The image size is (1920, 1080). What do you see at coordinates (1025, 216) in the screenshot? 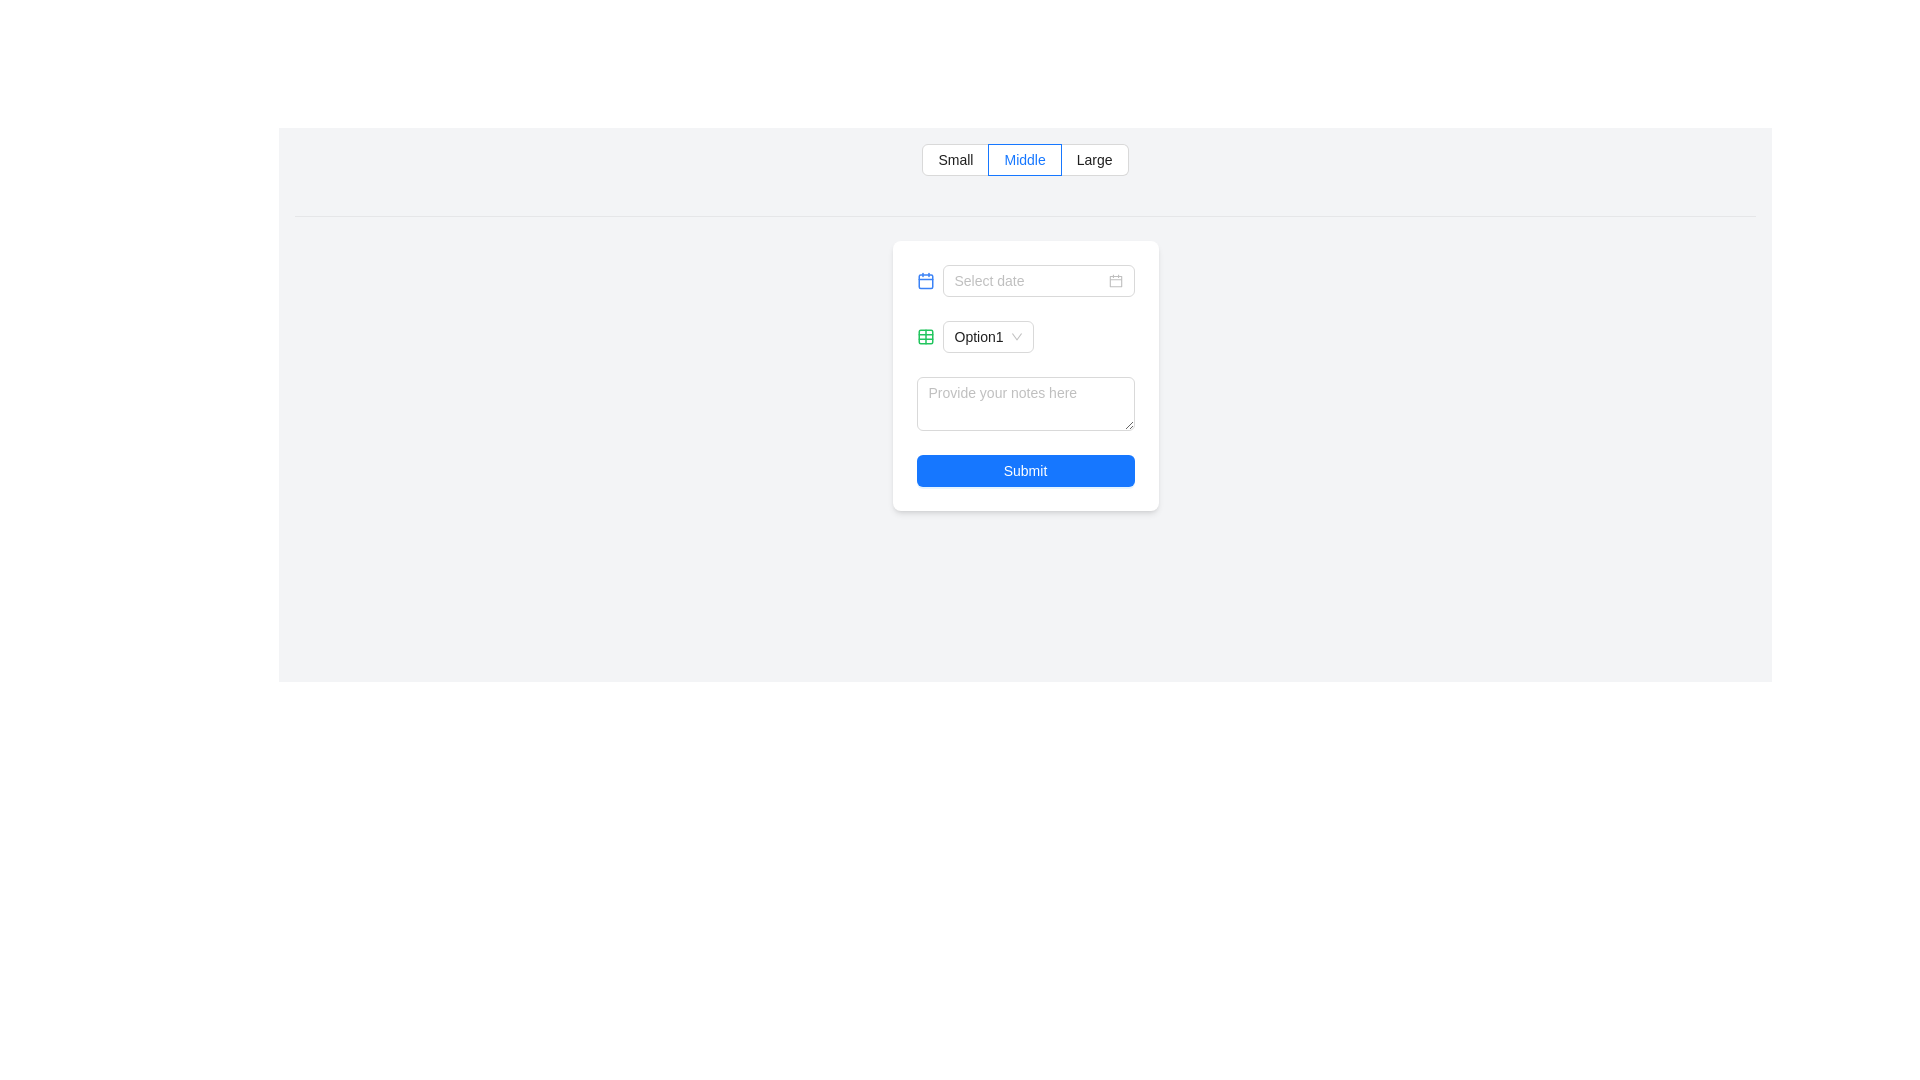
I see `the horizontal divider line located directly below the radio button group labeled 'Small', 'Middle', 'Large'` at bounding box center [1025, 216].